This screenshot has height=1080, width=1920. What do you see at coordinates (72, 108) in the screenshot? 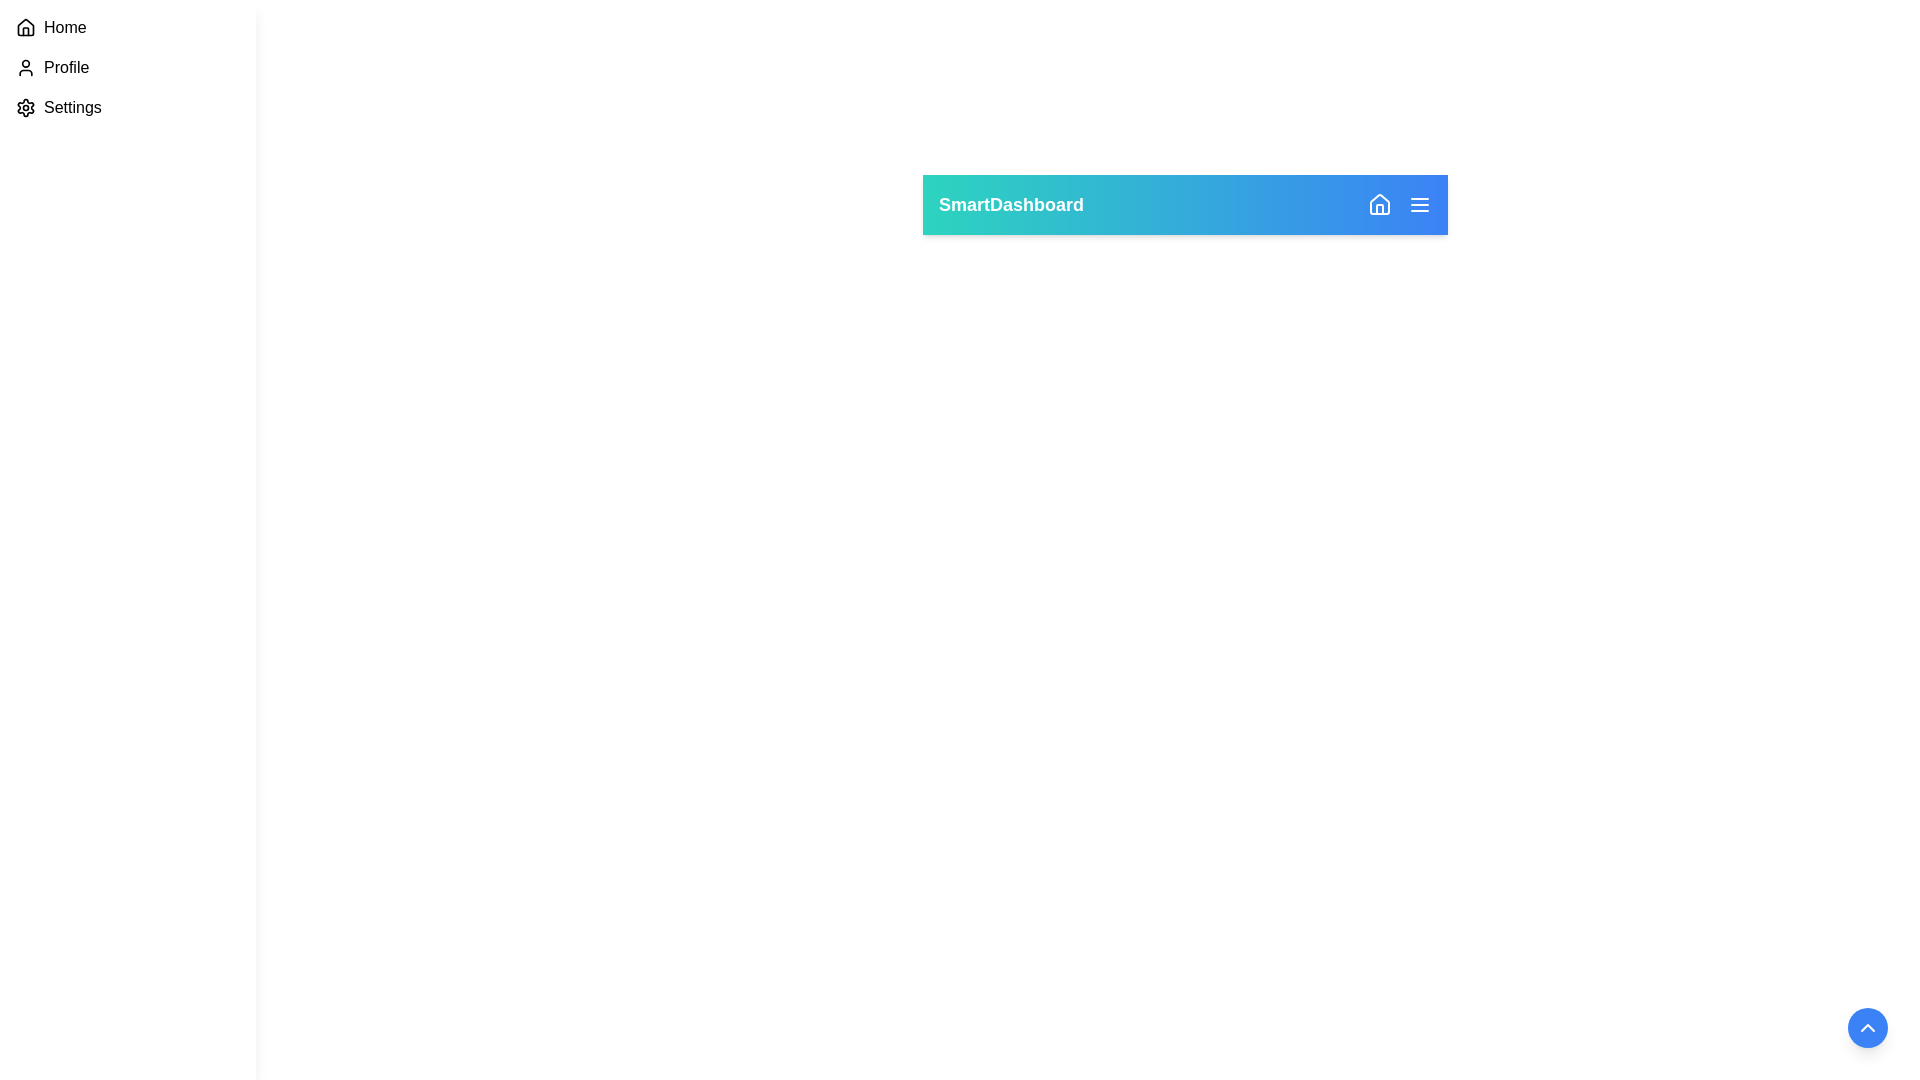
I see `the 'Settings' text label in the sidebar menu` at bounding box center [72, 108].